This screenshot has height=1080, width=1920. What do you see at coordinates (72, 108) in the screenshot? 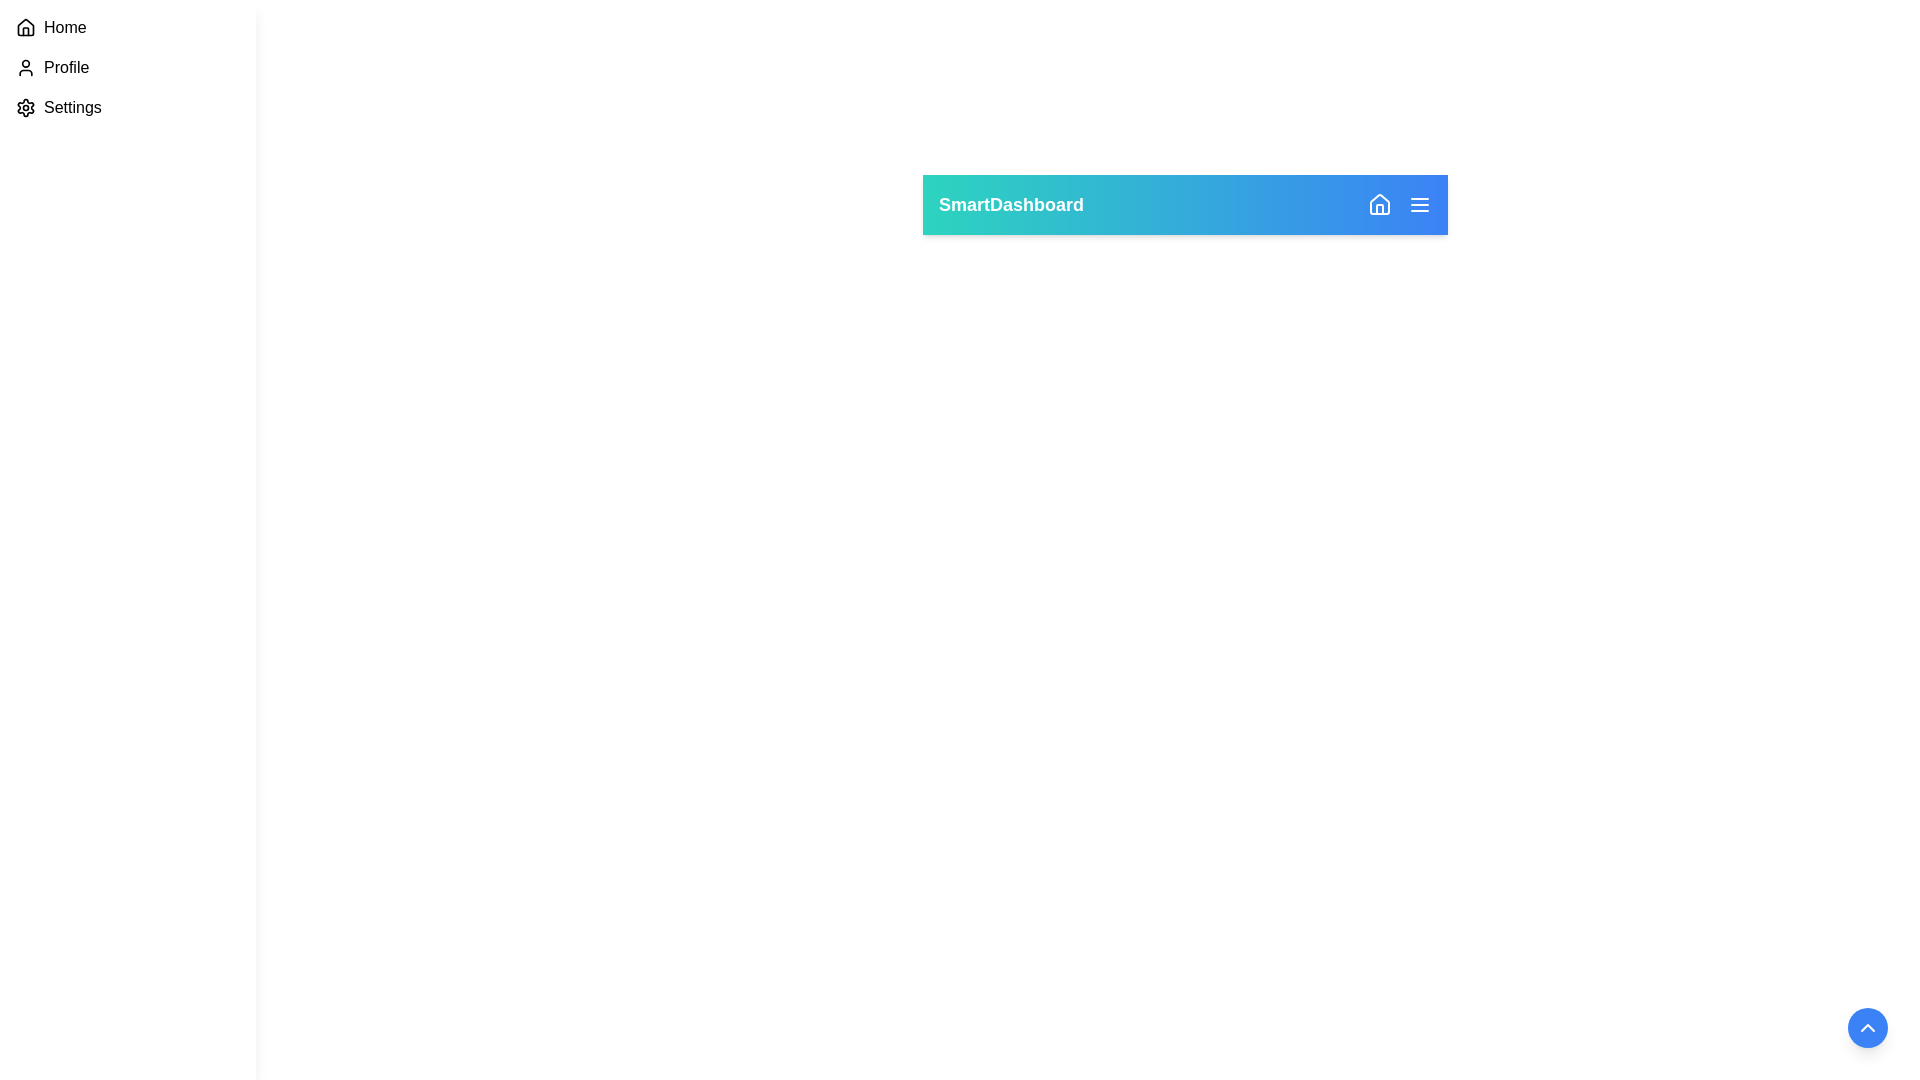
I see `the 'Settings' text label in the sidebar menu` at bounding box center [72, 108].